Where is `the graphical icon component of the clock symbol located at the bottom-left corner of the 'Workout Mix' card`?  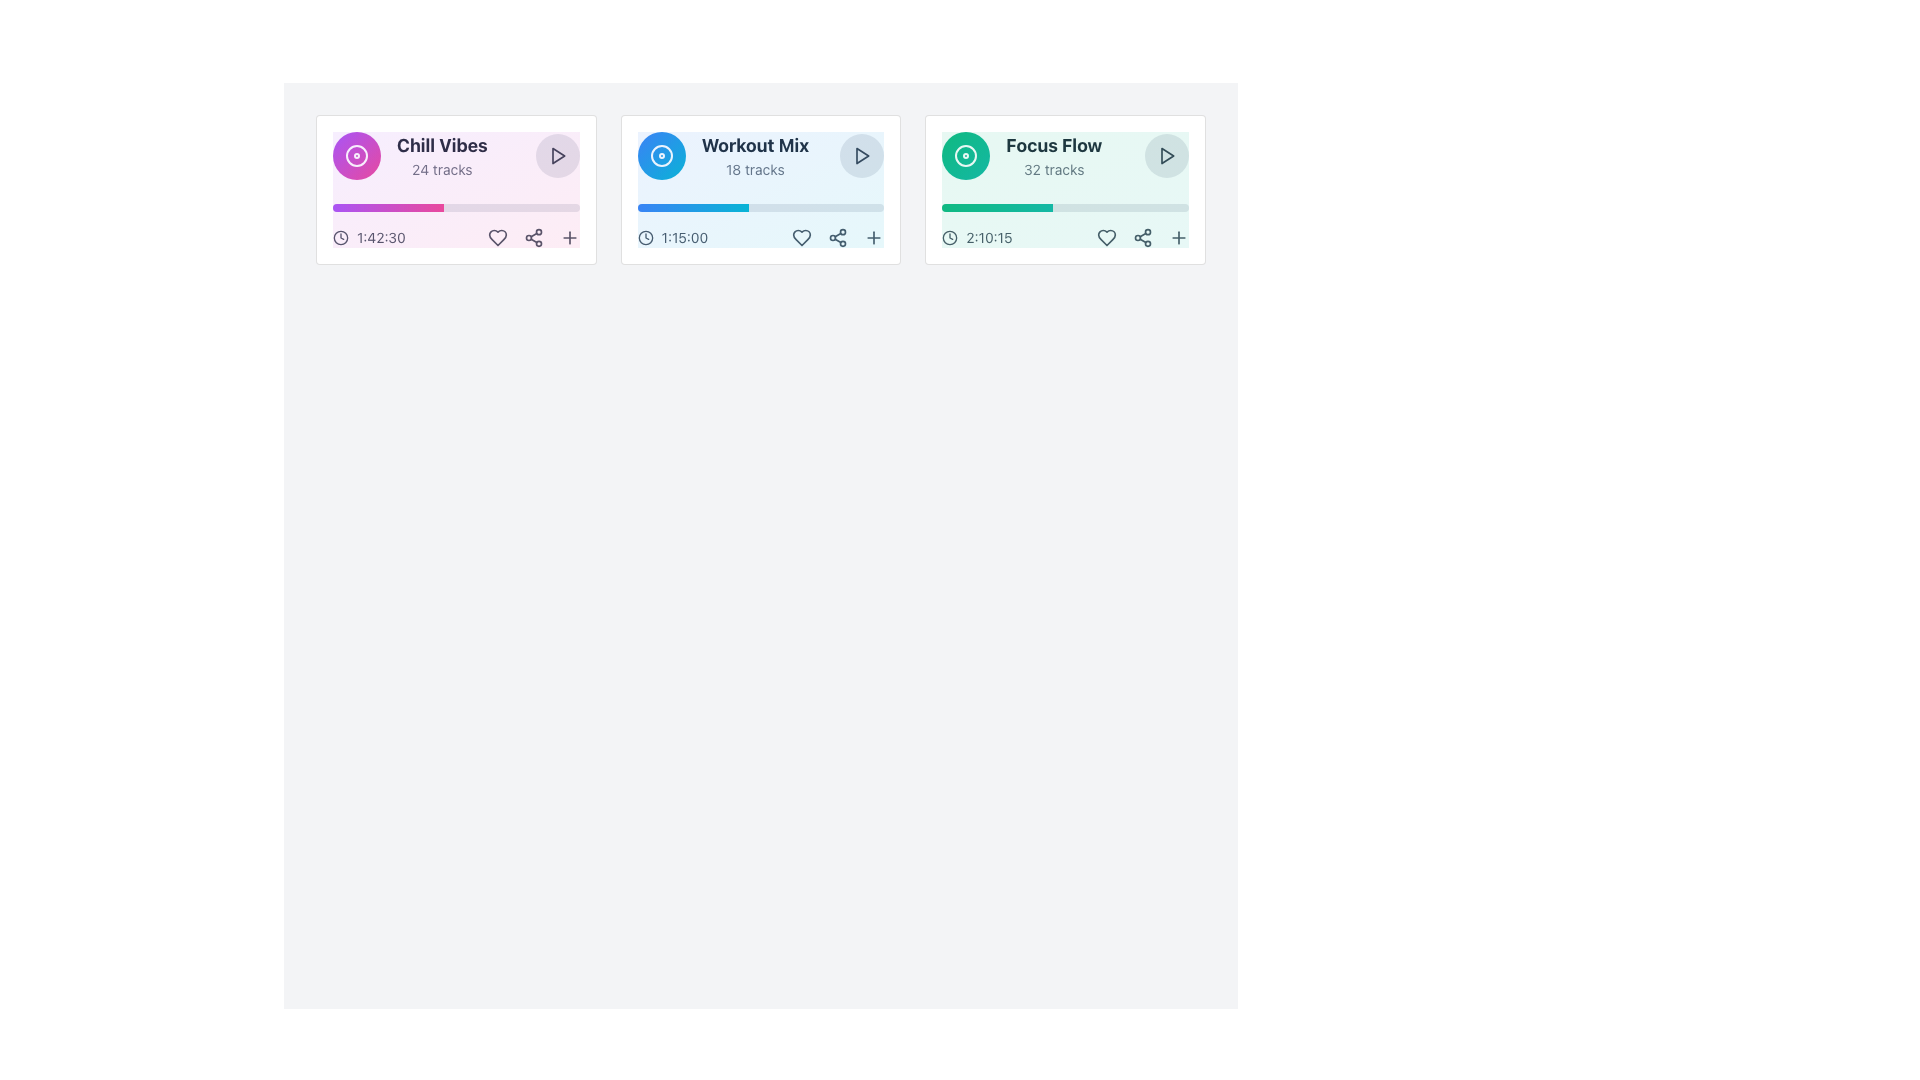
the graphical icon component of the clock symbol located at the bottom-left corner of the 'Workout Mix' card is located at coordinates (645, 237).